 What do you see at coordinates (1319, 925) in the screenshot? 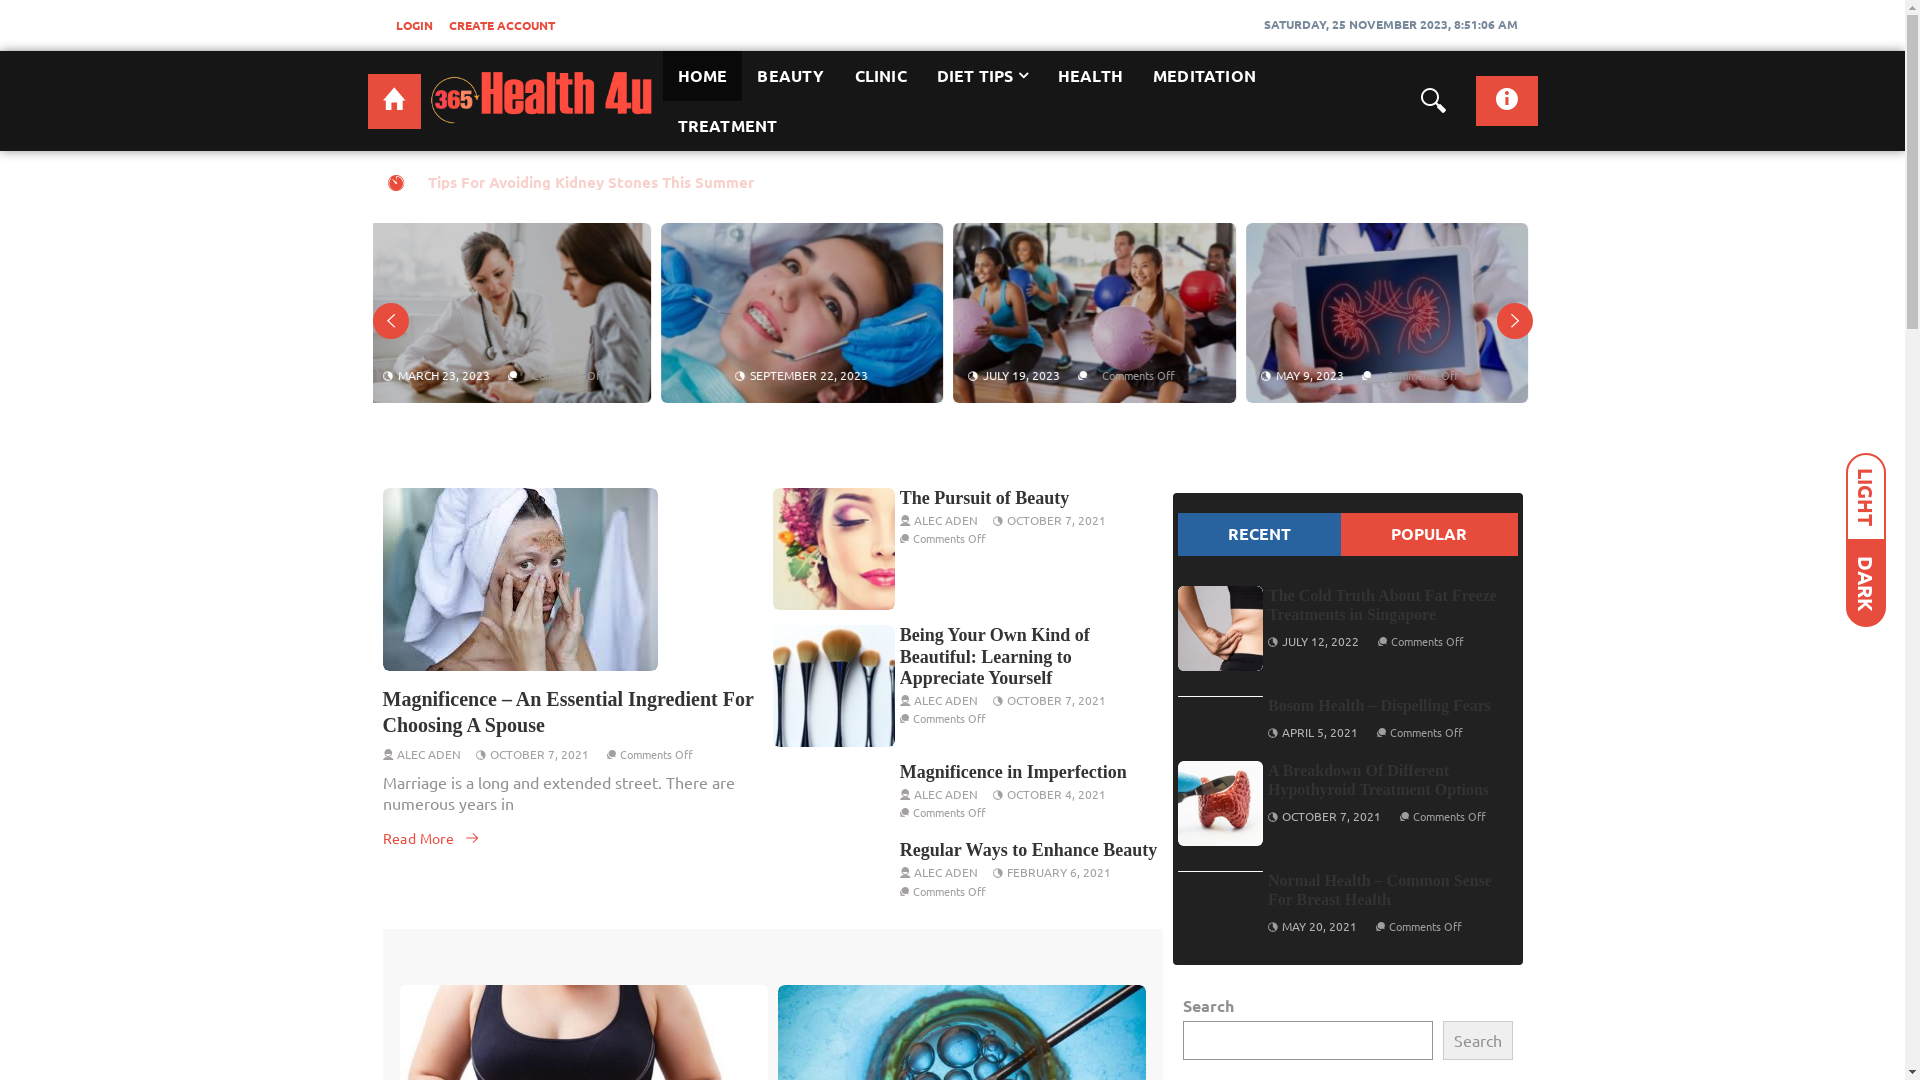
I see `'MAY 20, 2021'` at bounding box center [1319, 925].